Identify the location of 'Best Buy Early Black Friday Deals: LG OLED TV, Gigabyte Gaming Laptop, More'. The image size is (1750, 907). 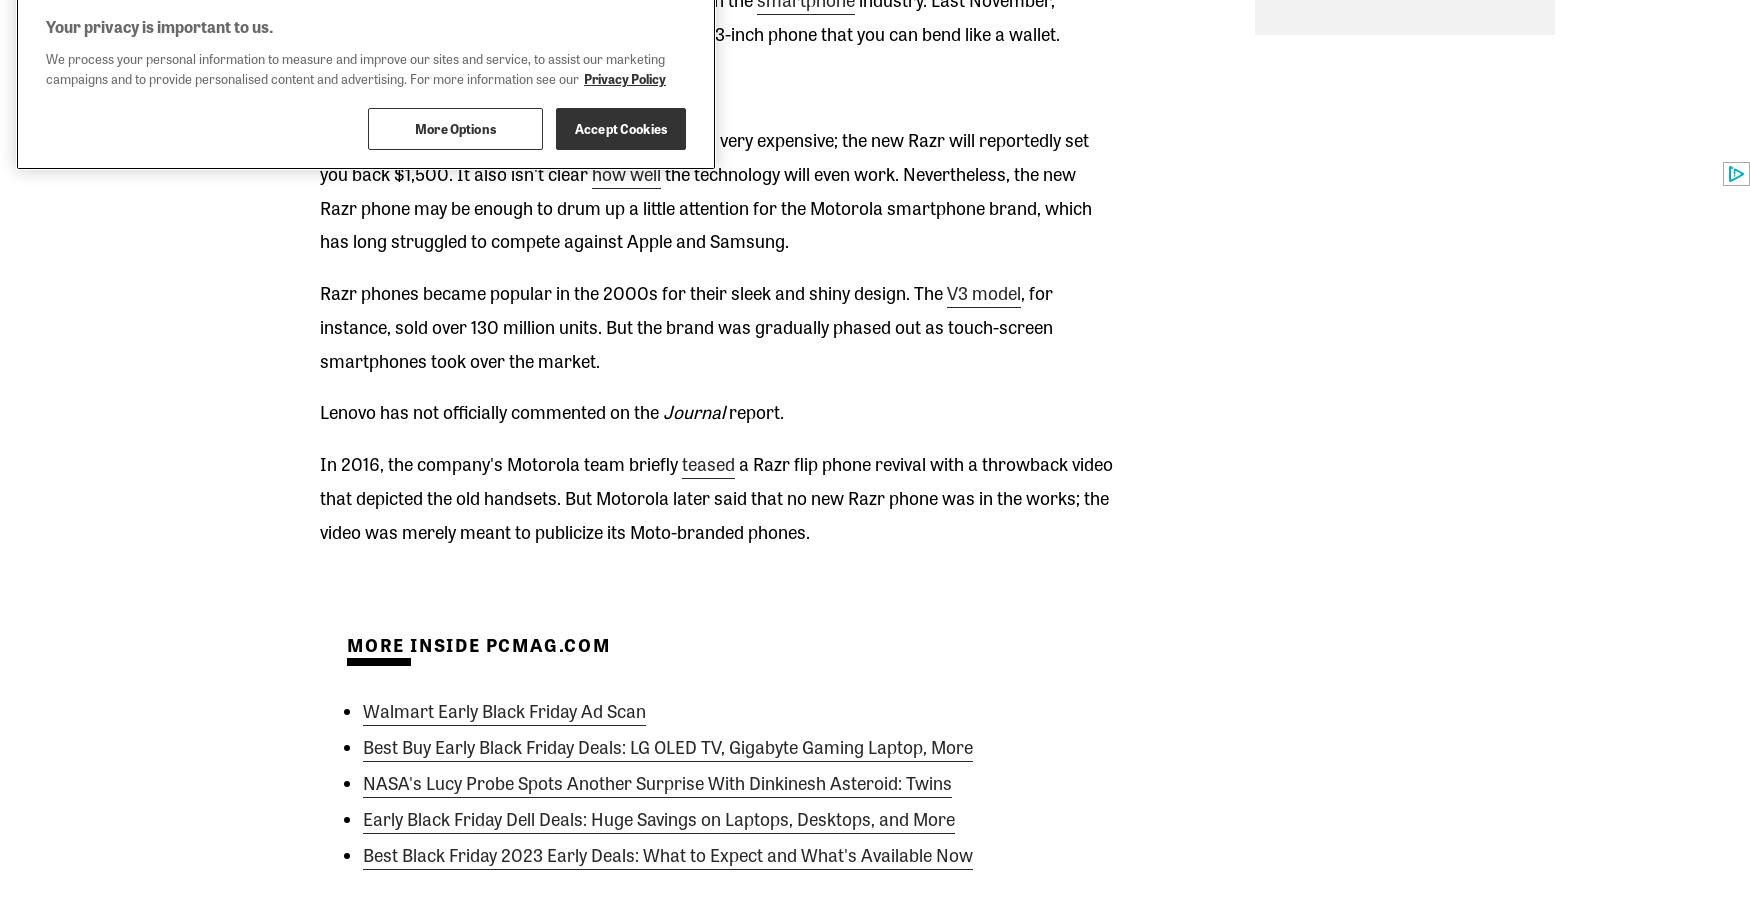
(362, 744).